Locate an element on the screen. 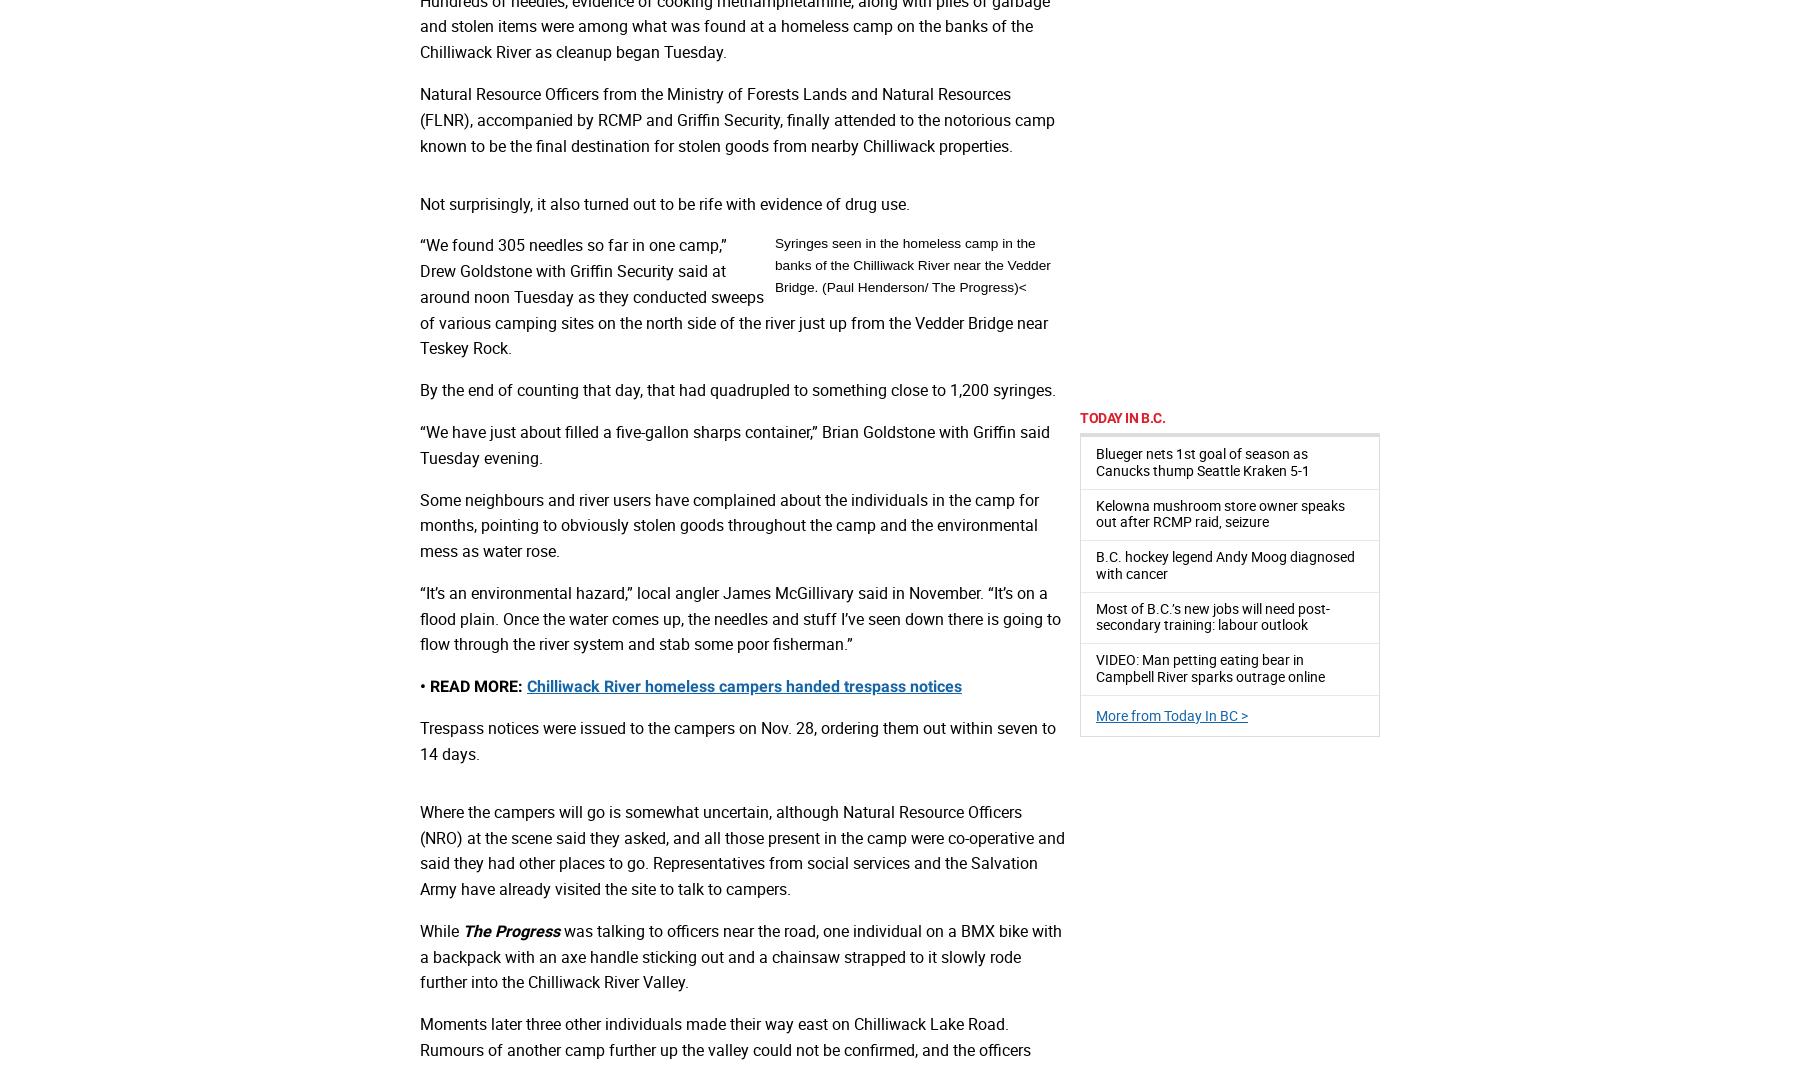 This screenshot has width=1800, height=1065. 'B.C. hockey legend Andy Moog diagnosed with cancer' is located at coordinates (1224, 564).